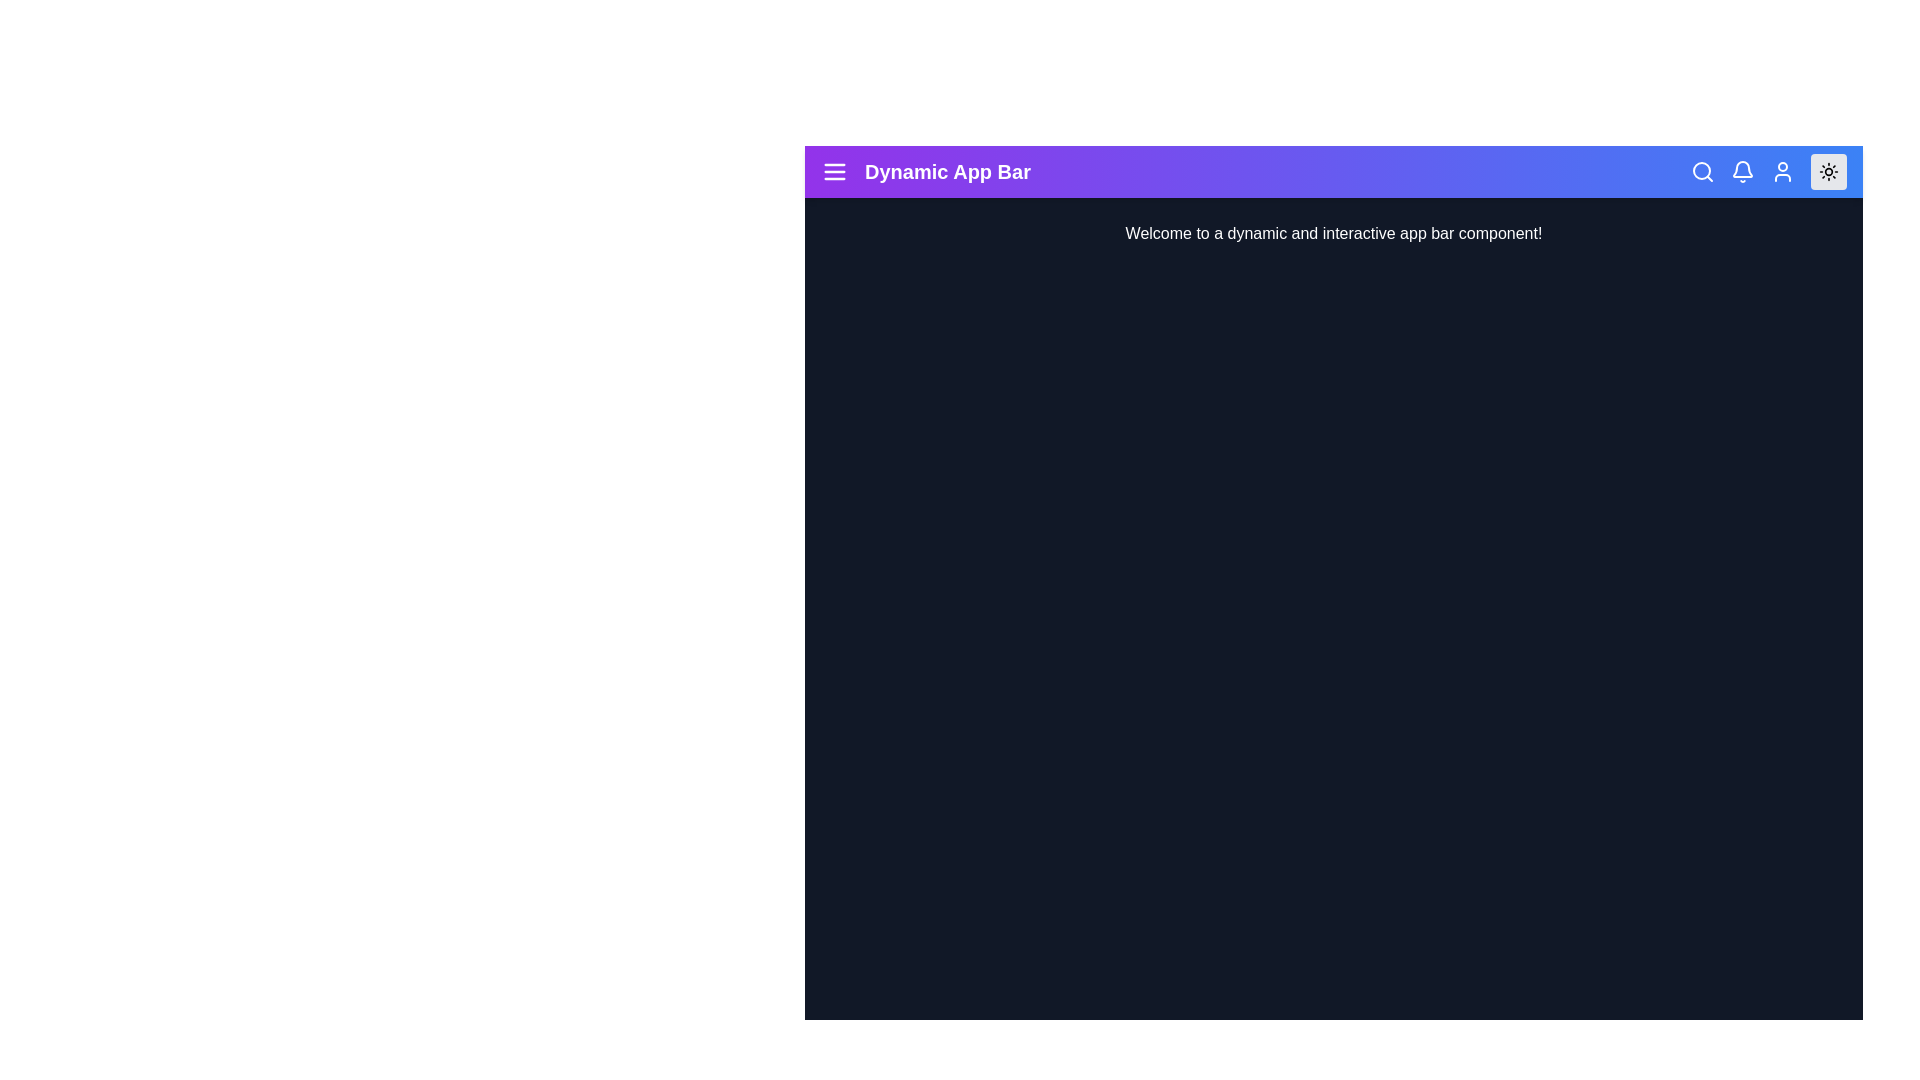 Image resolution: width=1920 pixels, height=1080 pixels. I want to click on the notification icon to view notifications, so click(1741, 171).